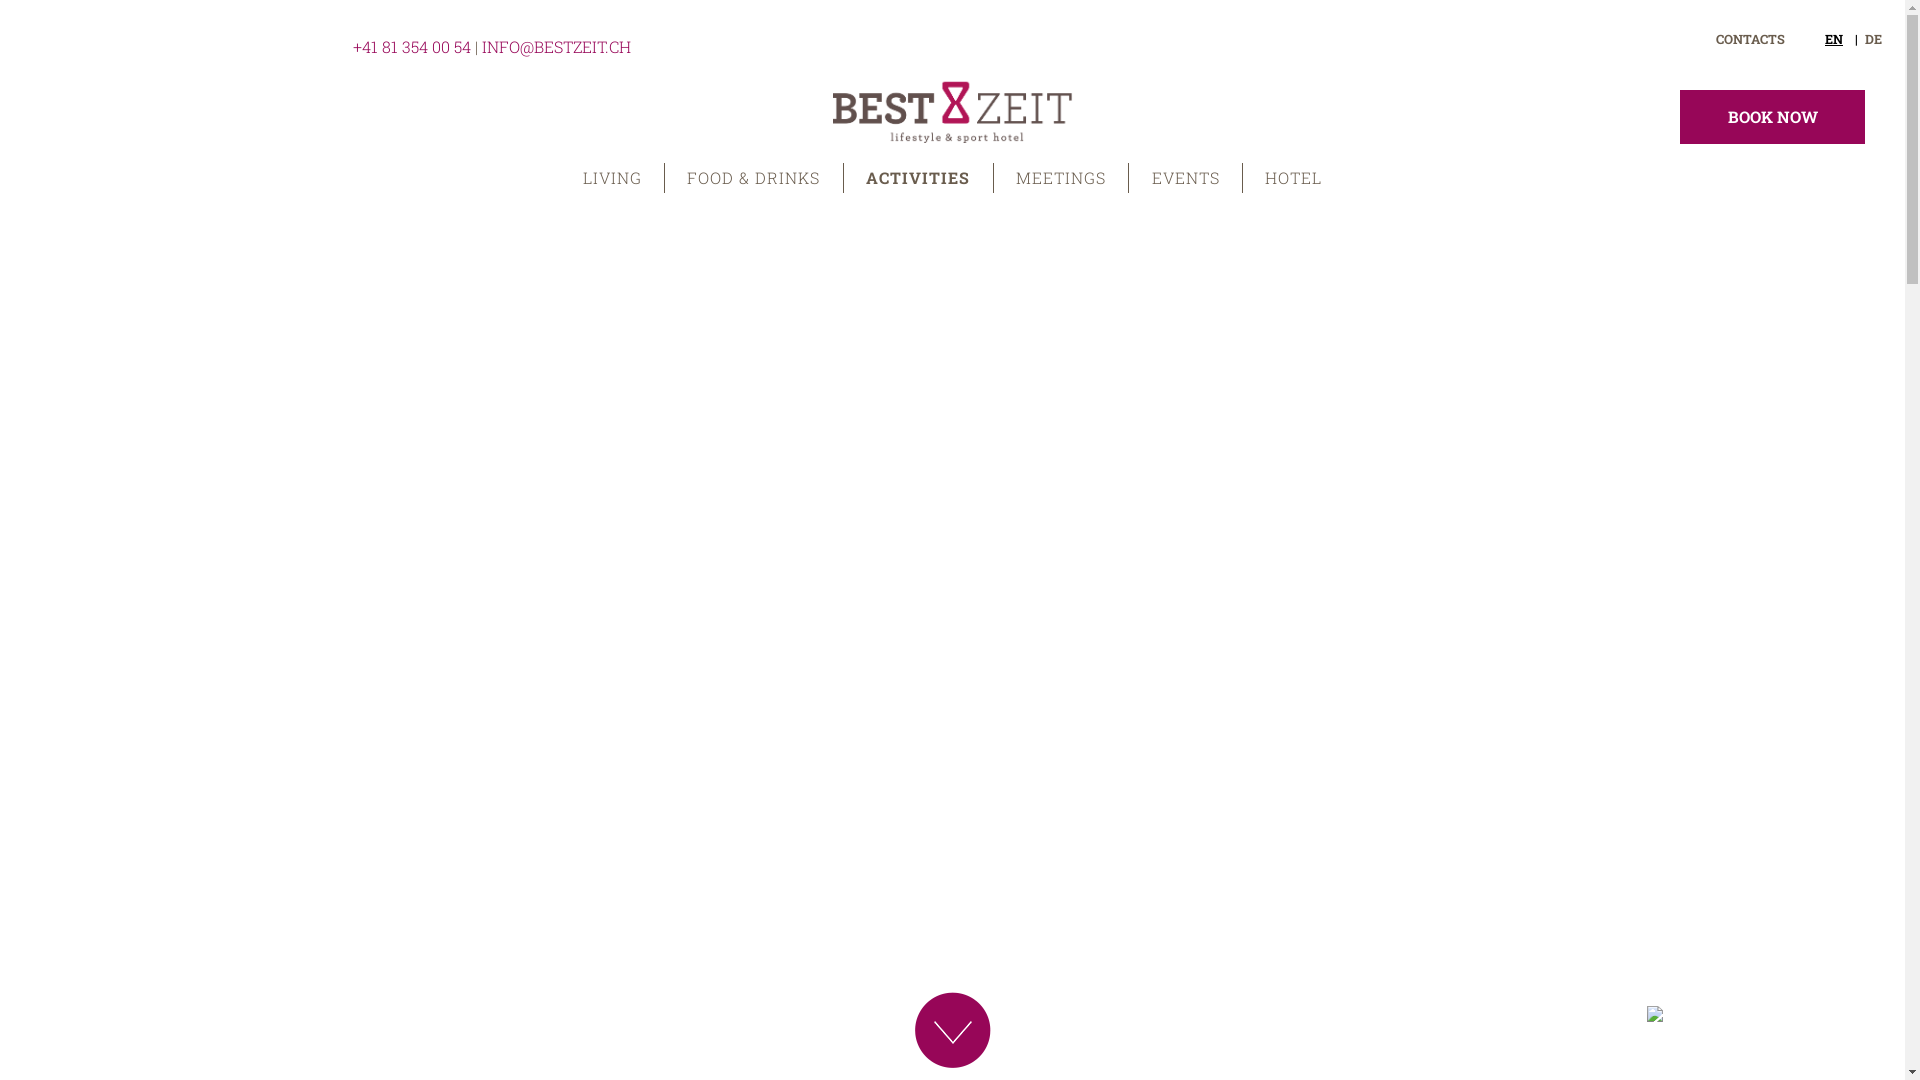 This screenshot has height=1080, width=1920. What do you see at coordinates (1864, 38) in the screenshot?
I see `'DE'` at bounding box center [1864, 38].